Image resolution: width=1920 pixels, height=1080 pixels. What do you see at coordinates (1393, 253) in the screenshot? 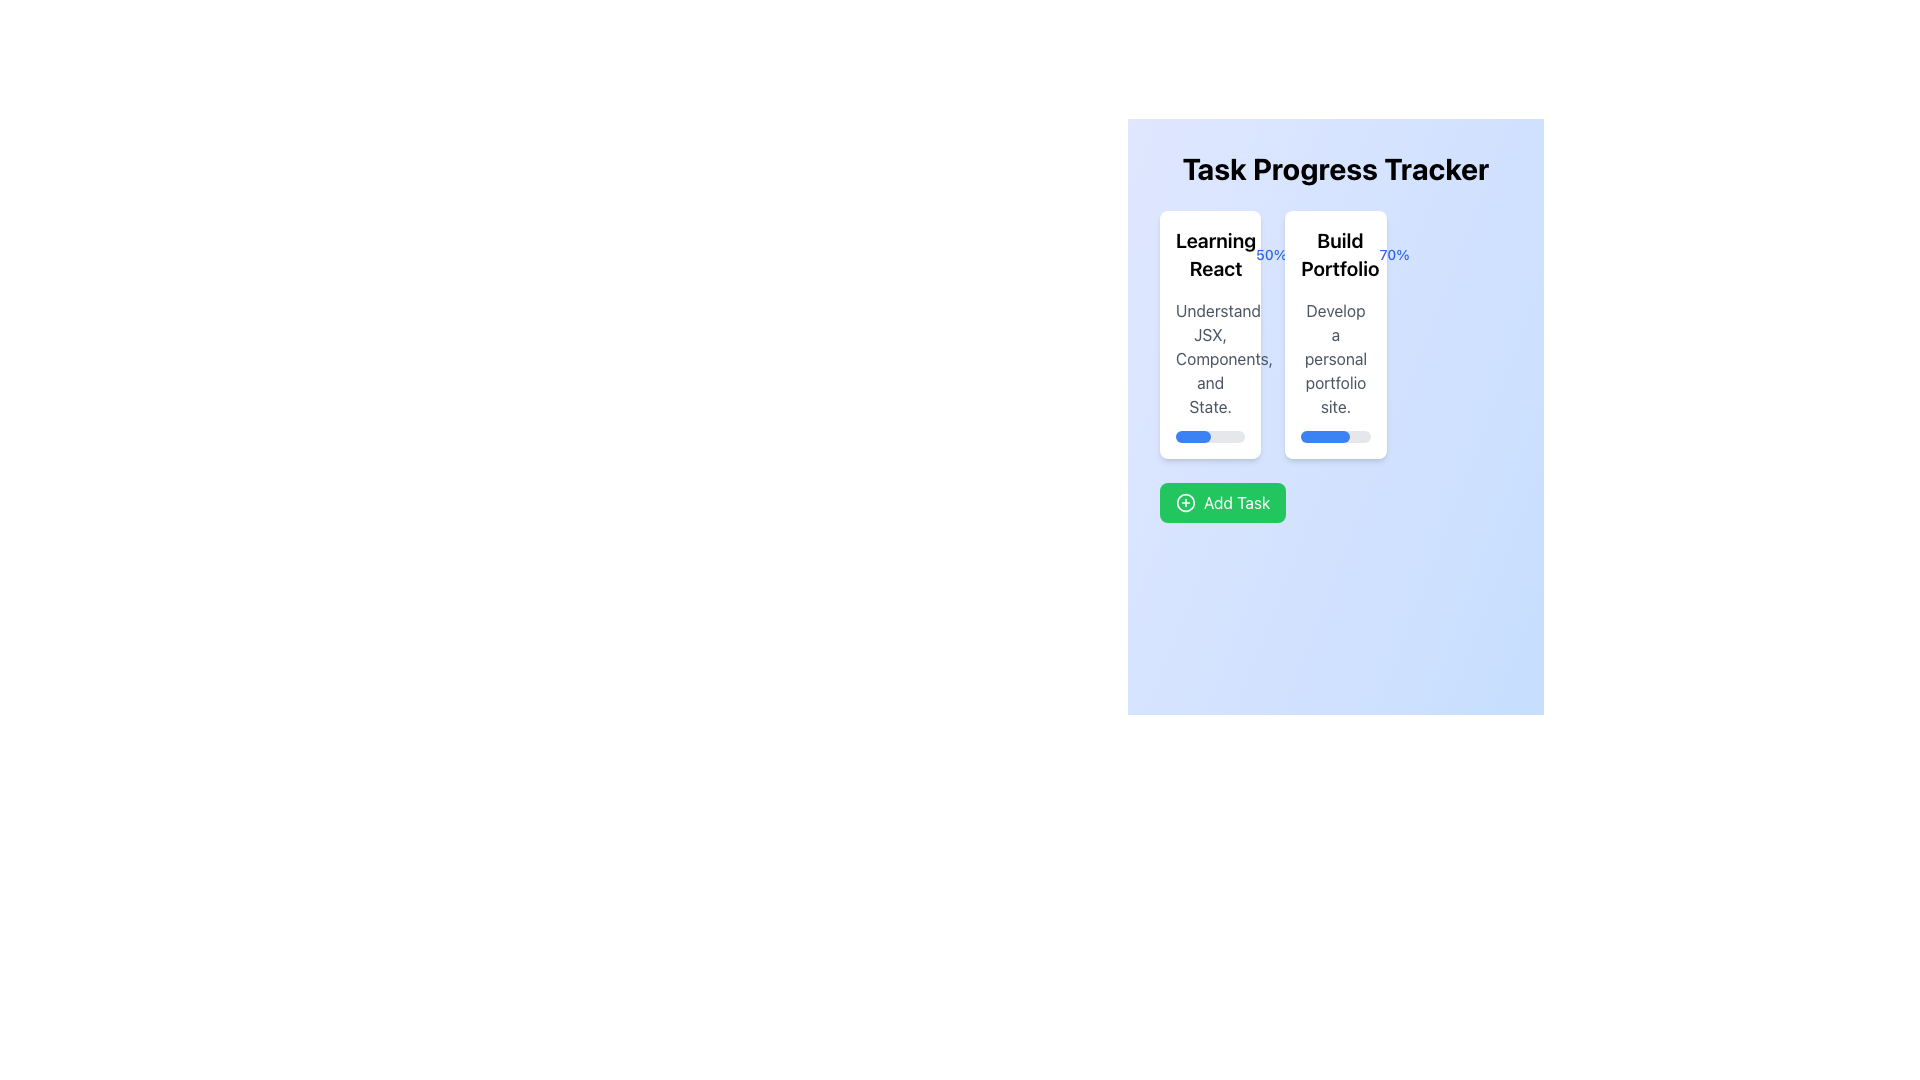
I see `the Text Label displaying '70%' in blue color, located to the right of the 'Build Portfolio' text, indicating progress` at bounding box center [1393, 253].